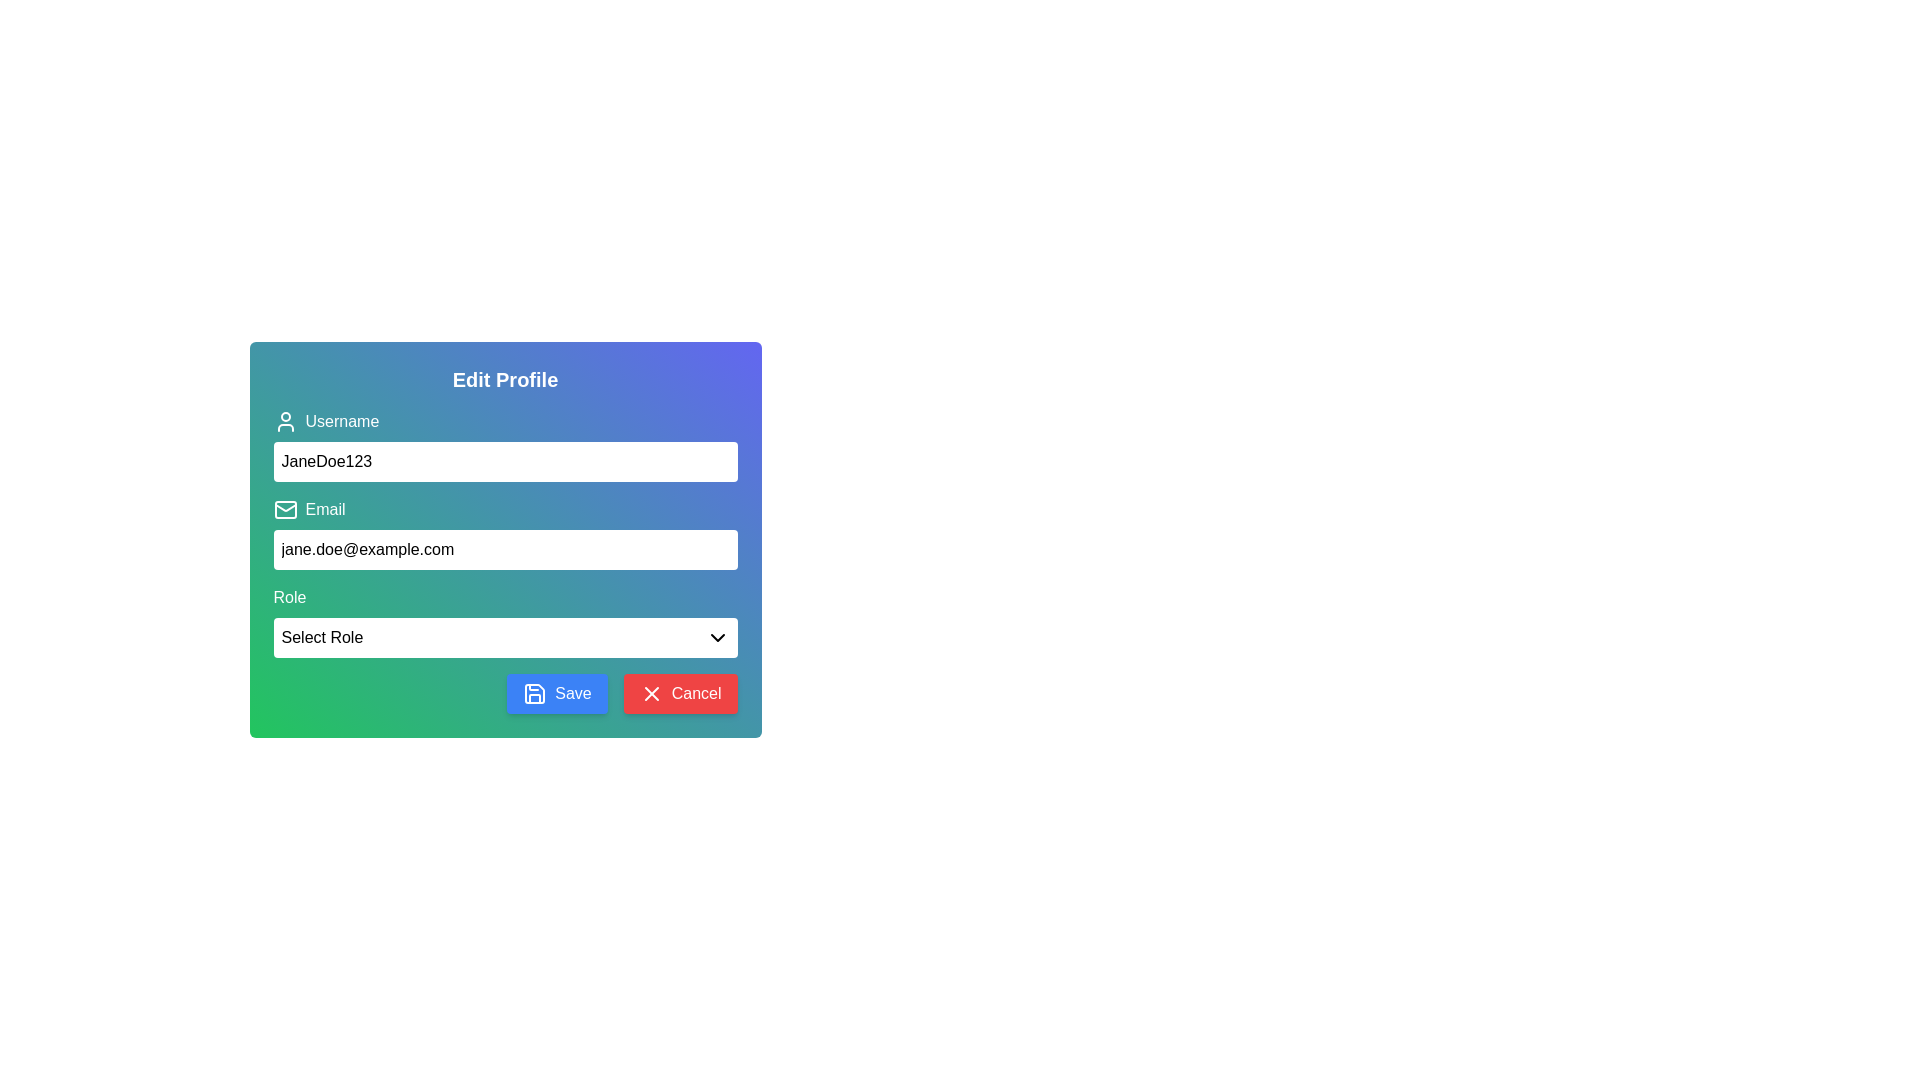 The image size is (1920, 1080). Describe the element at coordinates (505, 550) in the screenshot. I see `the email input field designed for entering an email address` at that location.